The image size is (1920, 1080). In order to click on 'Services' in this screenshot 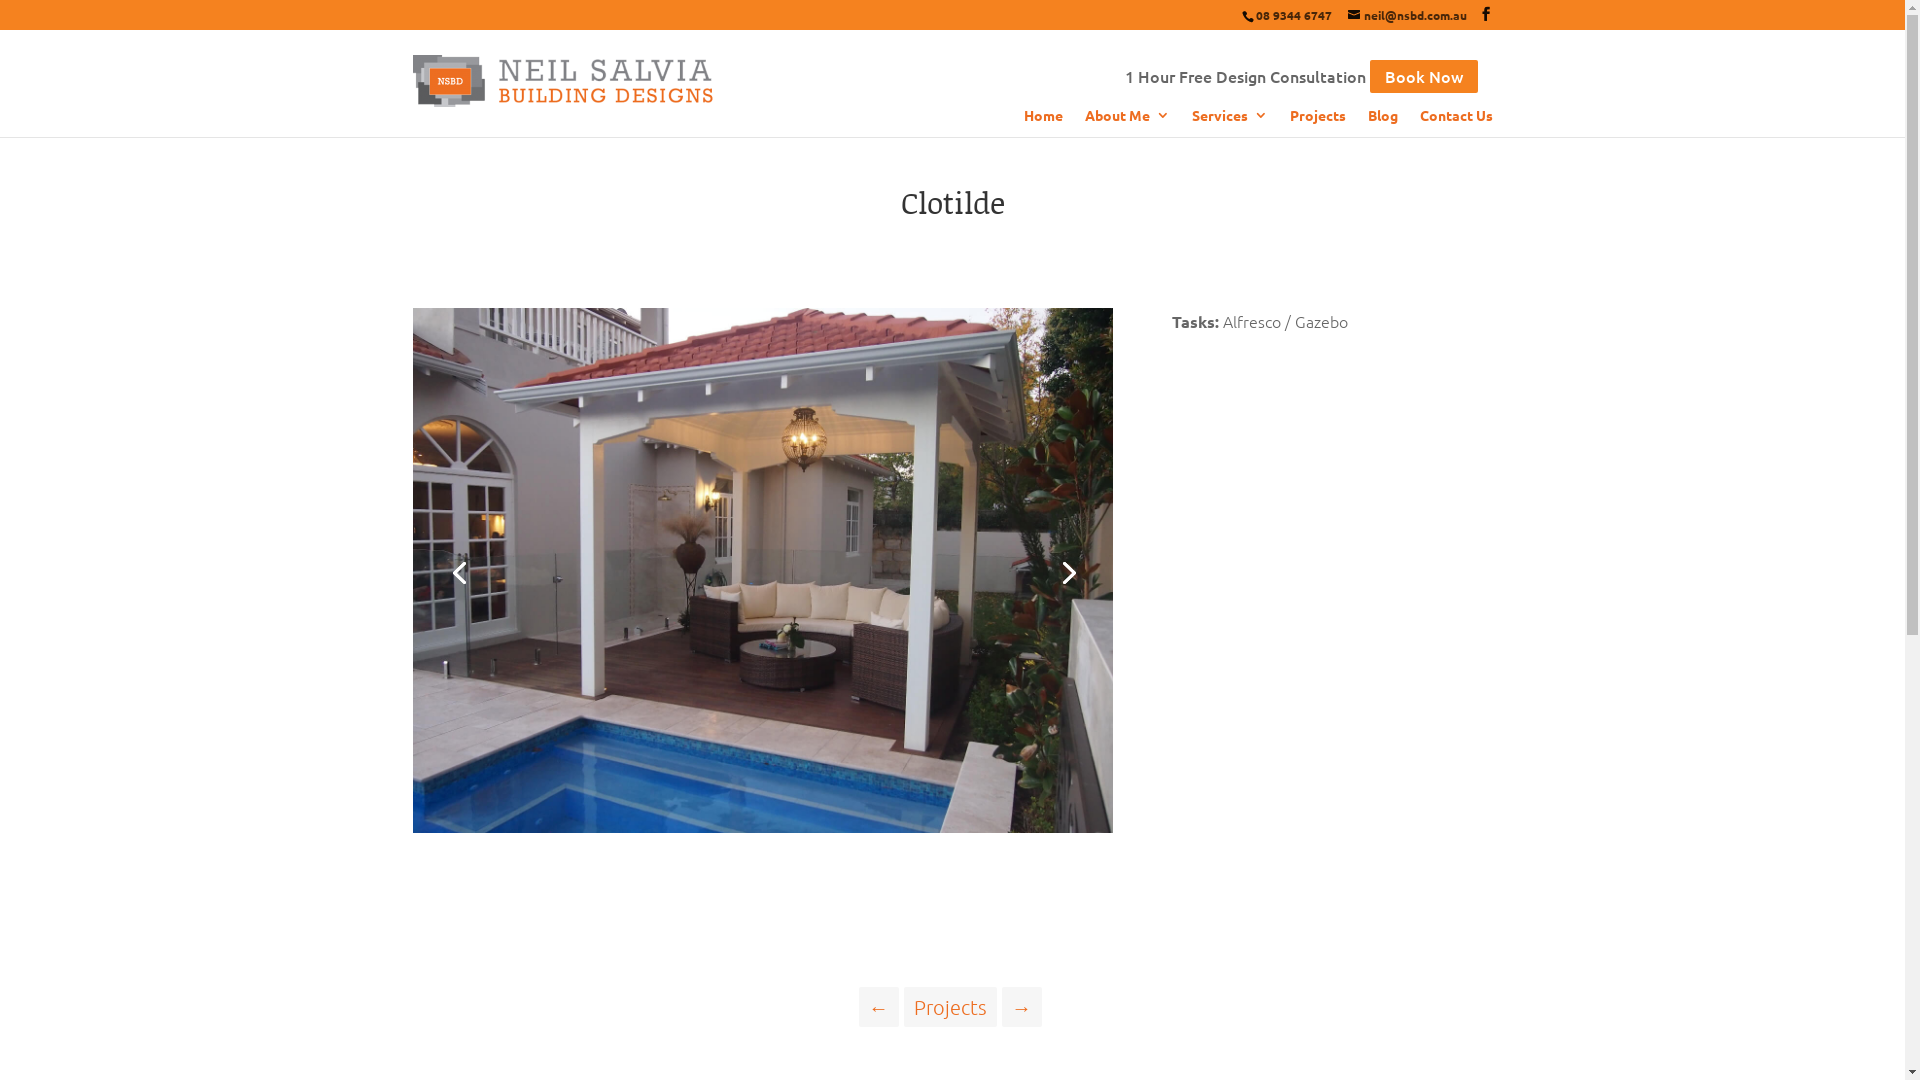, I will do `click(1191, 122)`.